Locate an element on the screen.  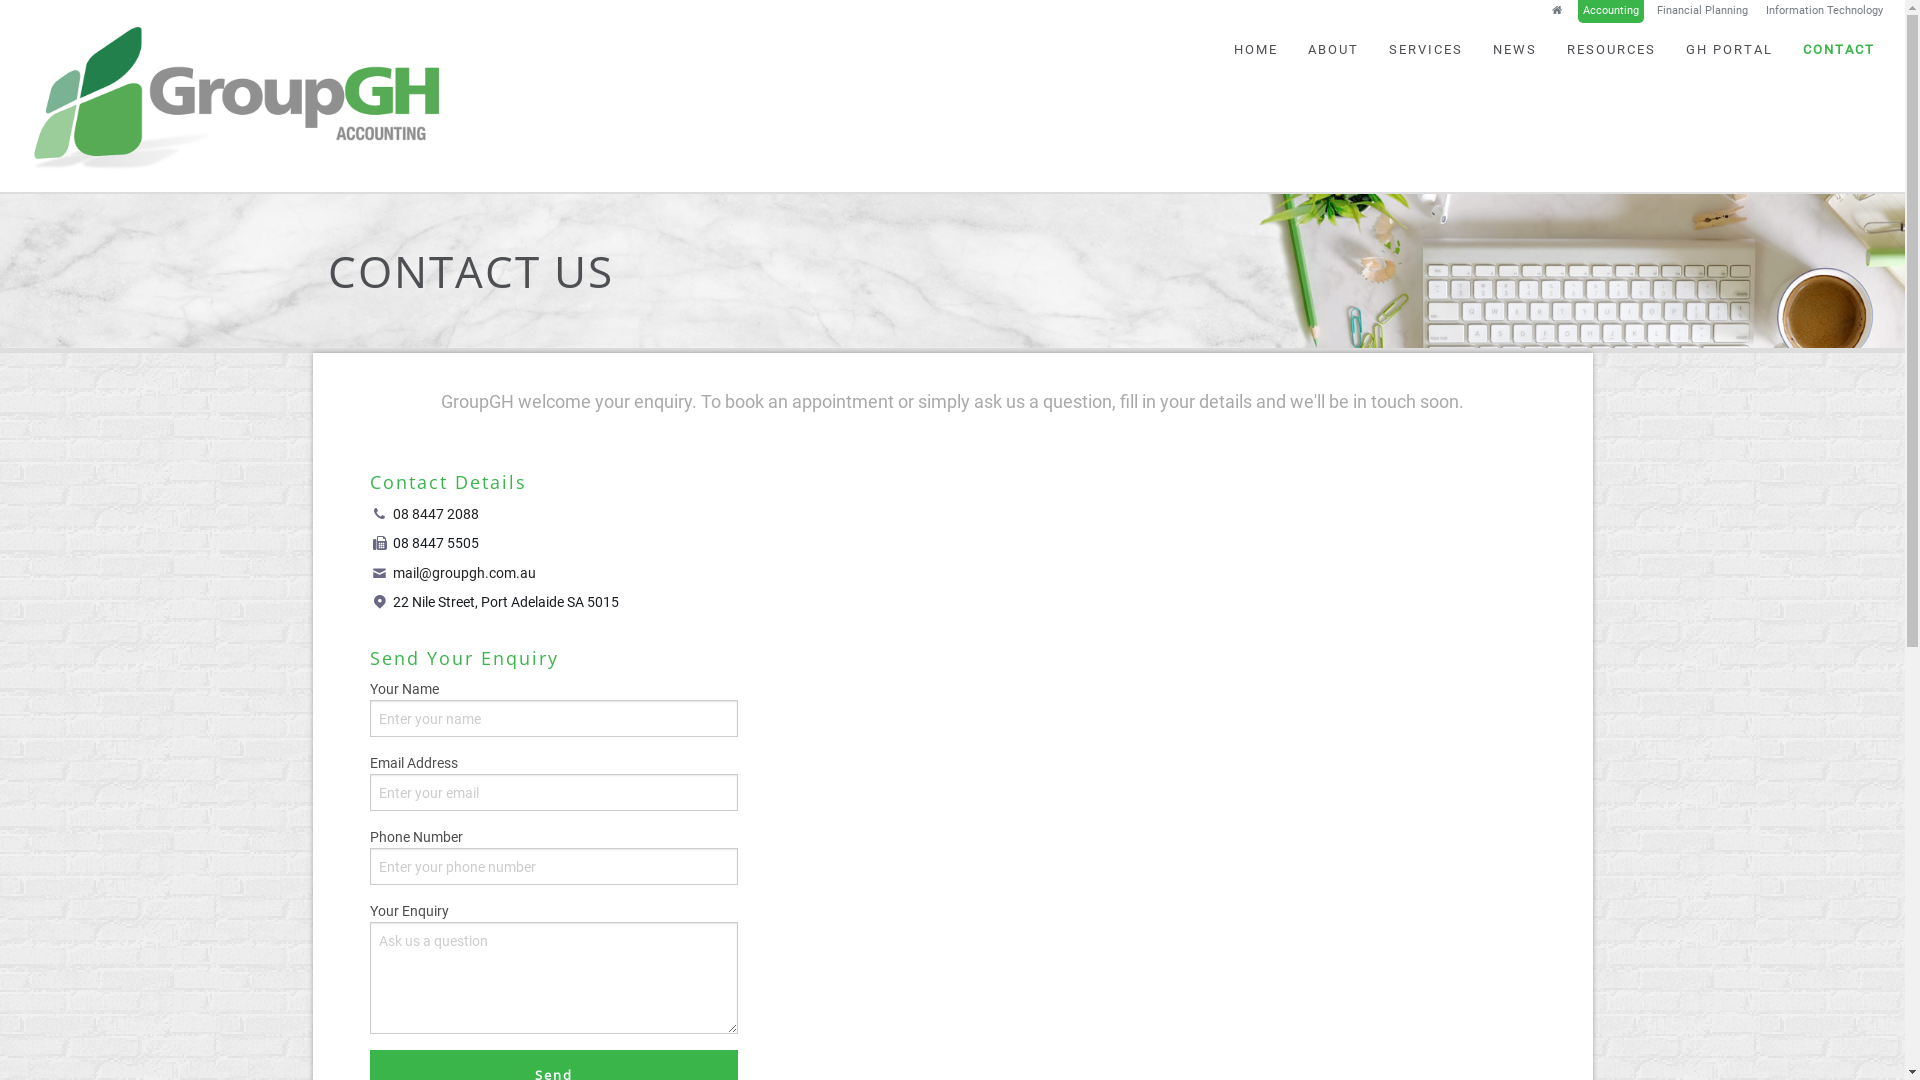
'HOME' is located at coordinates (1218, 48).